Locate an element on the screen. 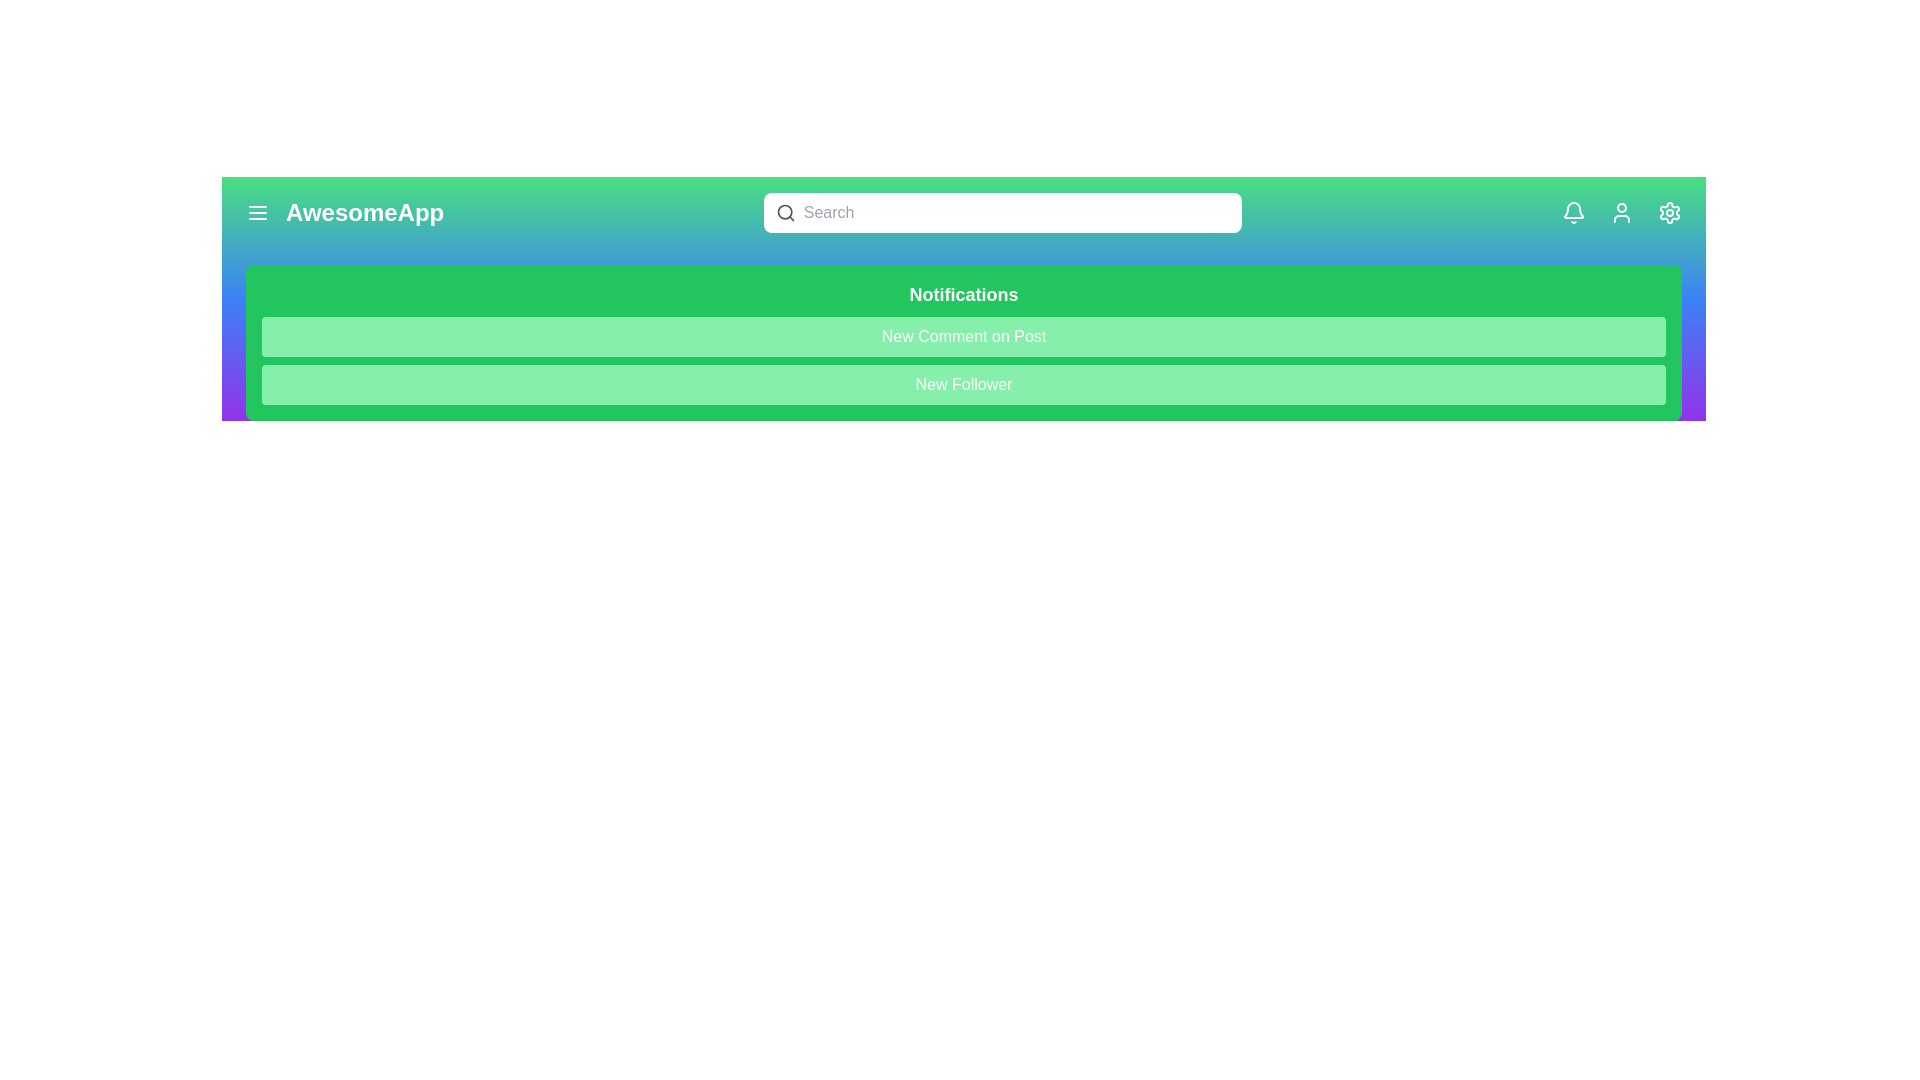  the decorative search icon located on the left side of the search bar, which indicates the purpose of the text box for entering search queries is located at coordinates (784, 212).